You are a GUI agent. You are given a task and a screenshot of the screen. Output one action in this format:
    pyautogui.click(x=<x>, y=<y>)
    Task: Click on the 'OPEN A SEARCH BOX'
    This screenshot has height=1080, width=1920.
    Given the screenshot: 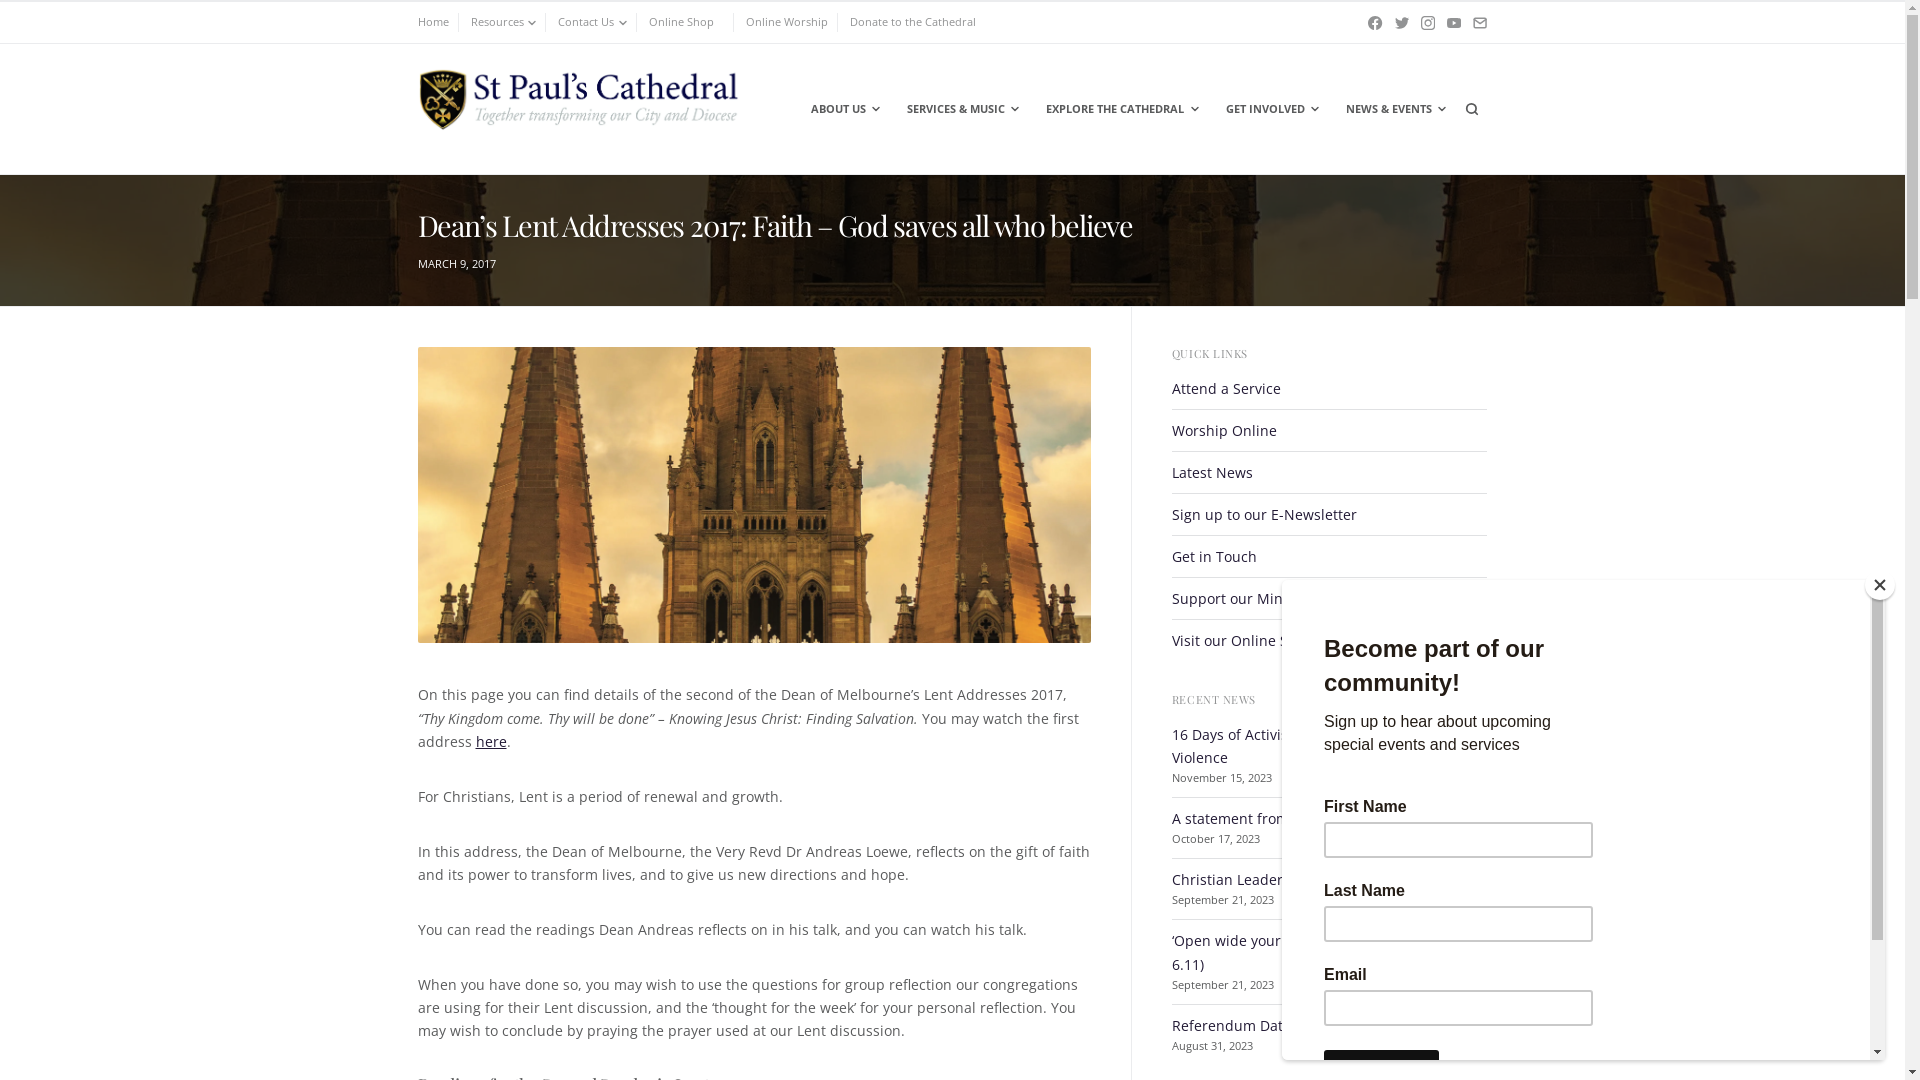 What is the action you would take?
    pyautogui.click(x=1470, y=108)
    